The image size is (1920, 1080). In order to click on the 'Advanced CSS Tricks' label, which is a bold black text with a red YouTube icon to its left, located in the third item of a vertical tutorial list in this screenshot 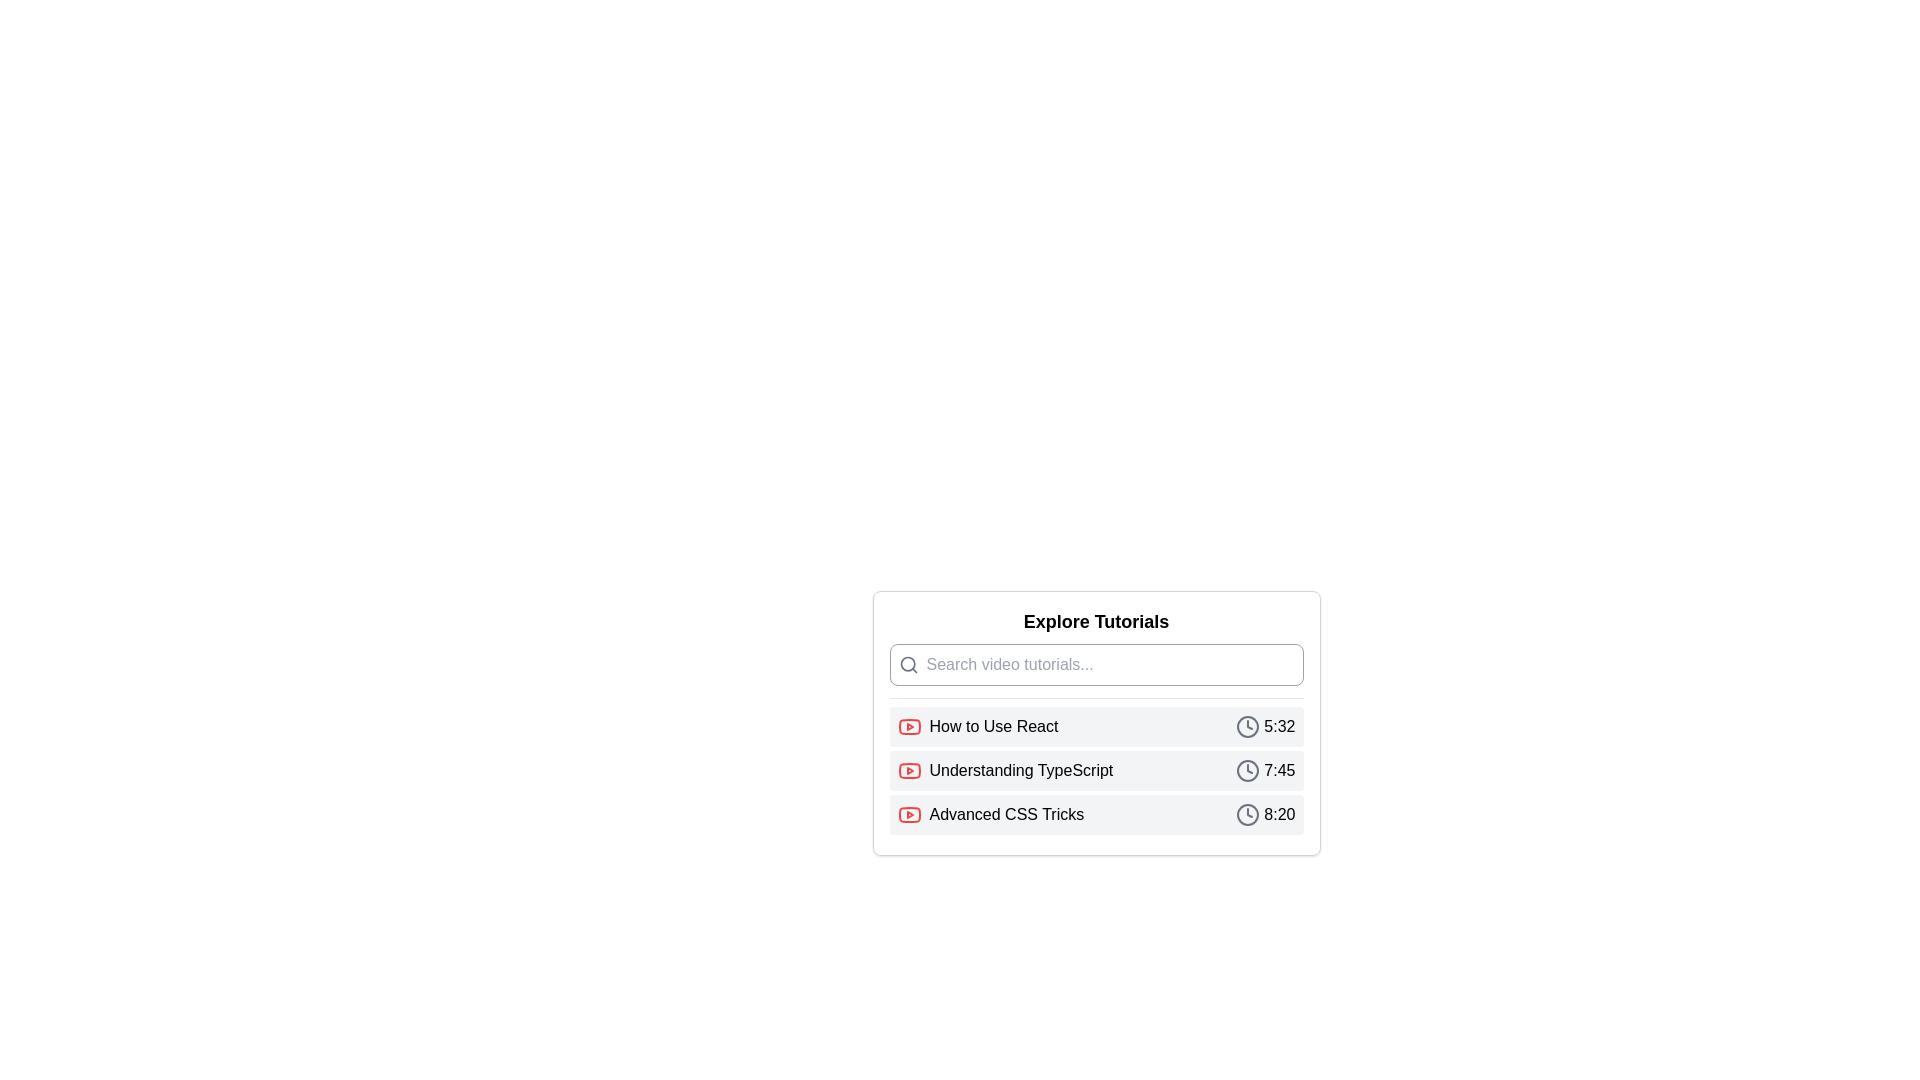, I will do `click(990, 814)`.